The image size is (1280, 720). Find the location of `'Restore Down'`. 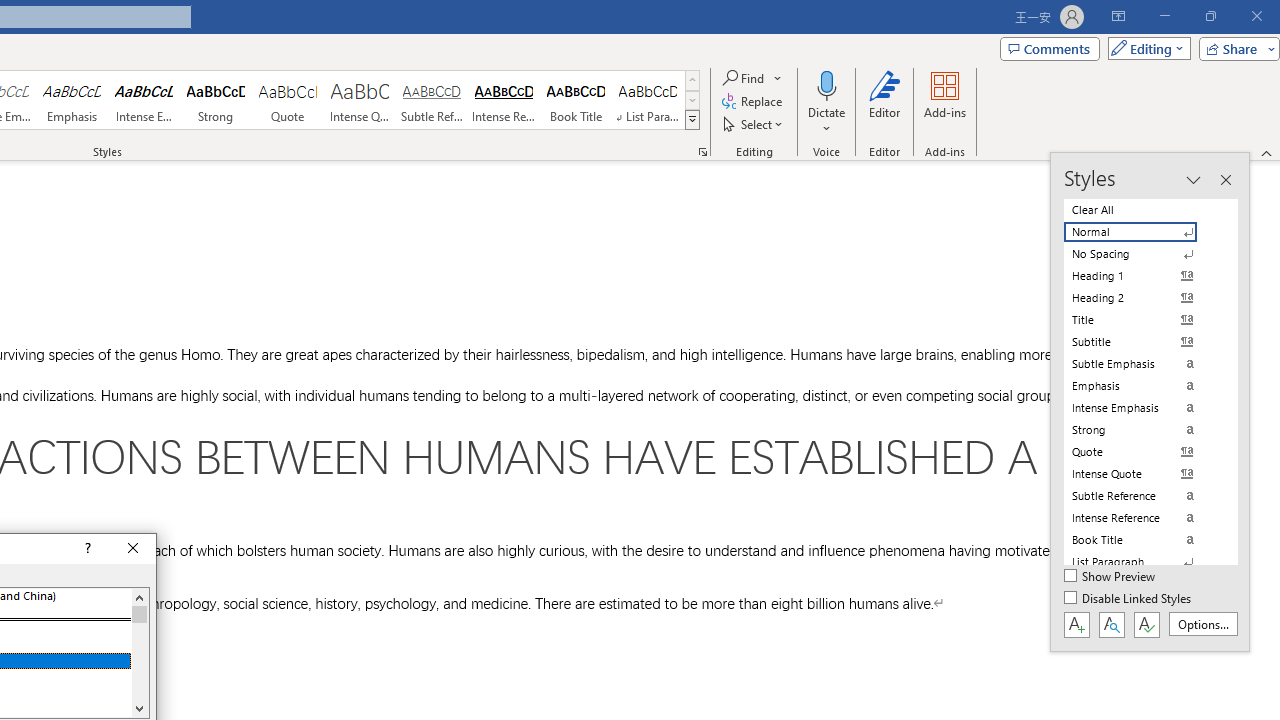

'Restore Down' is located at coordinates (1209, 16).